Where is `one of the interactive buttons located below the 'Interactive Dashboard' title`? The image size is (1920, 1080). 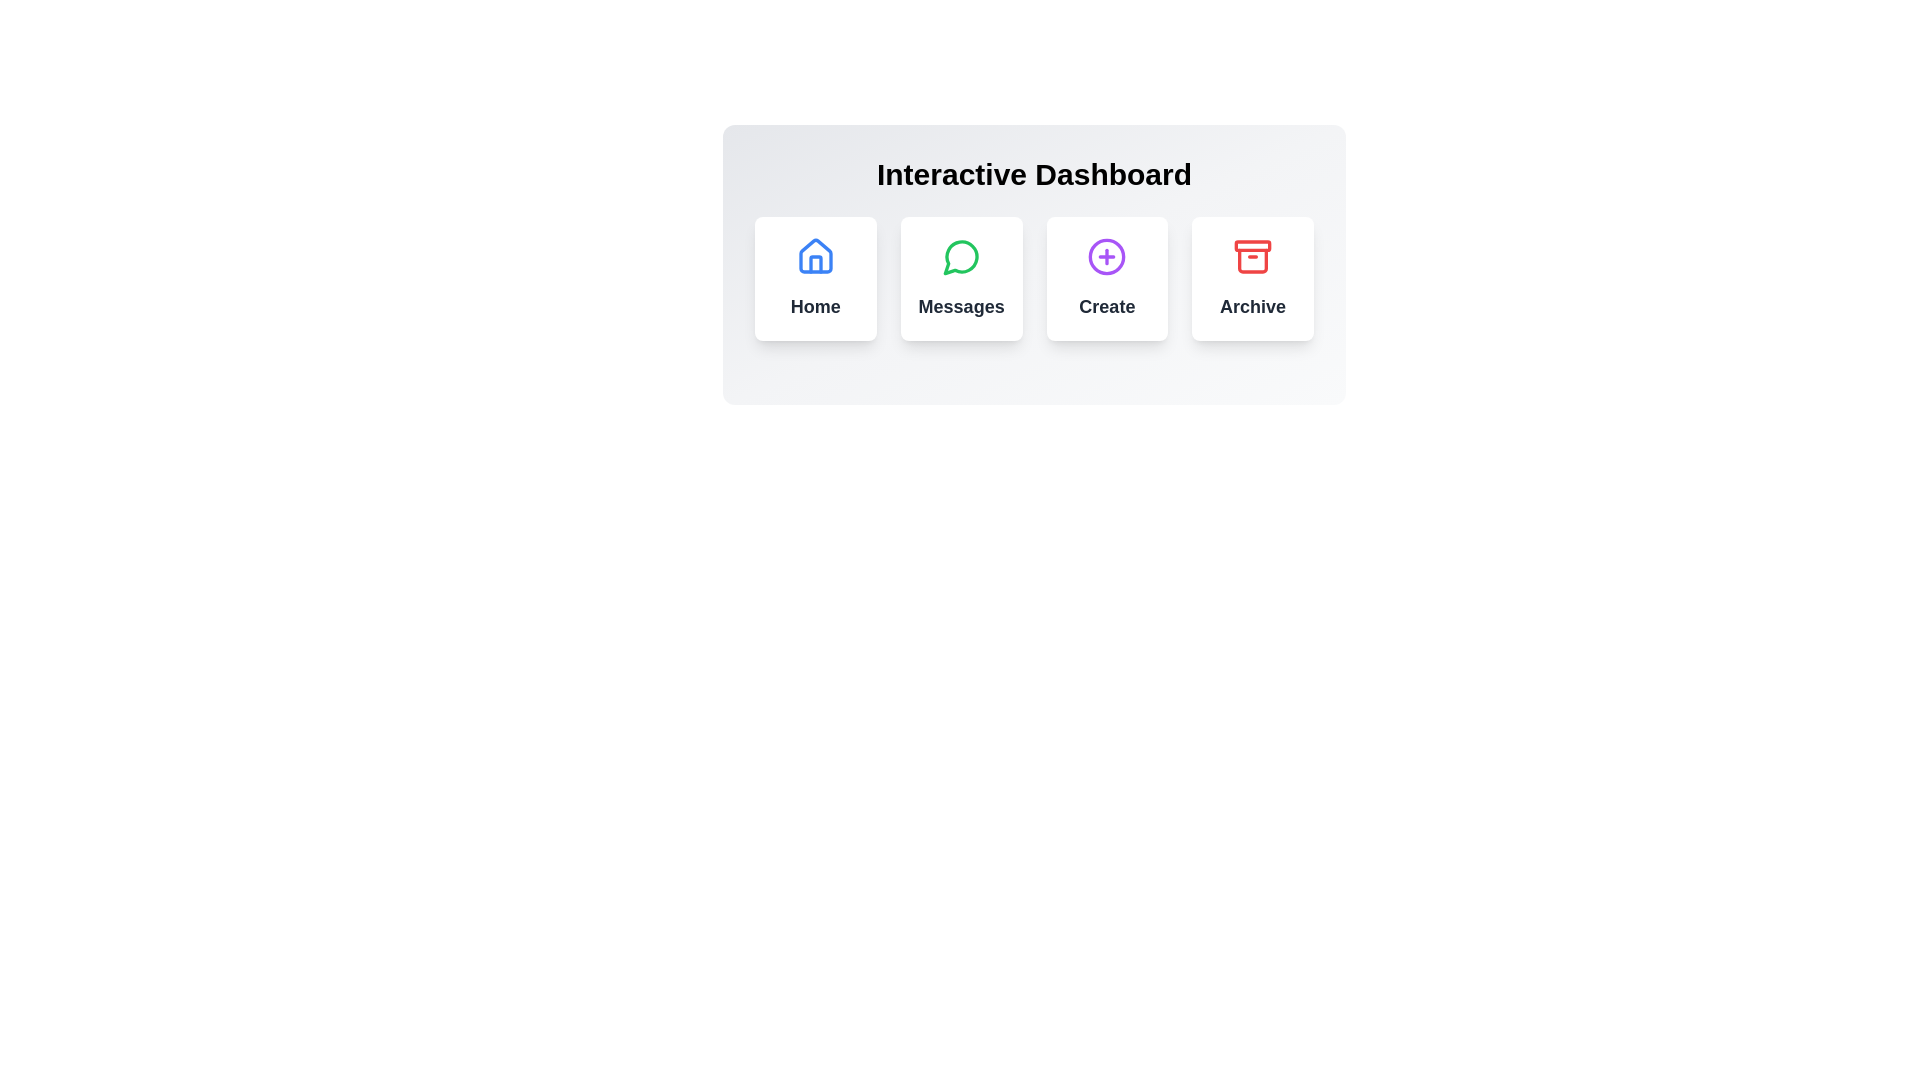
one of the interactive buttons located below the 'Interactive Dashboard' title is located at coordinates (1034, 278).